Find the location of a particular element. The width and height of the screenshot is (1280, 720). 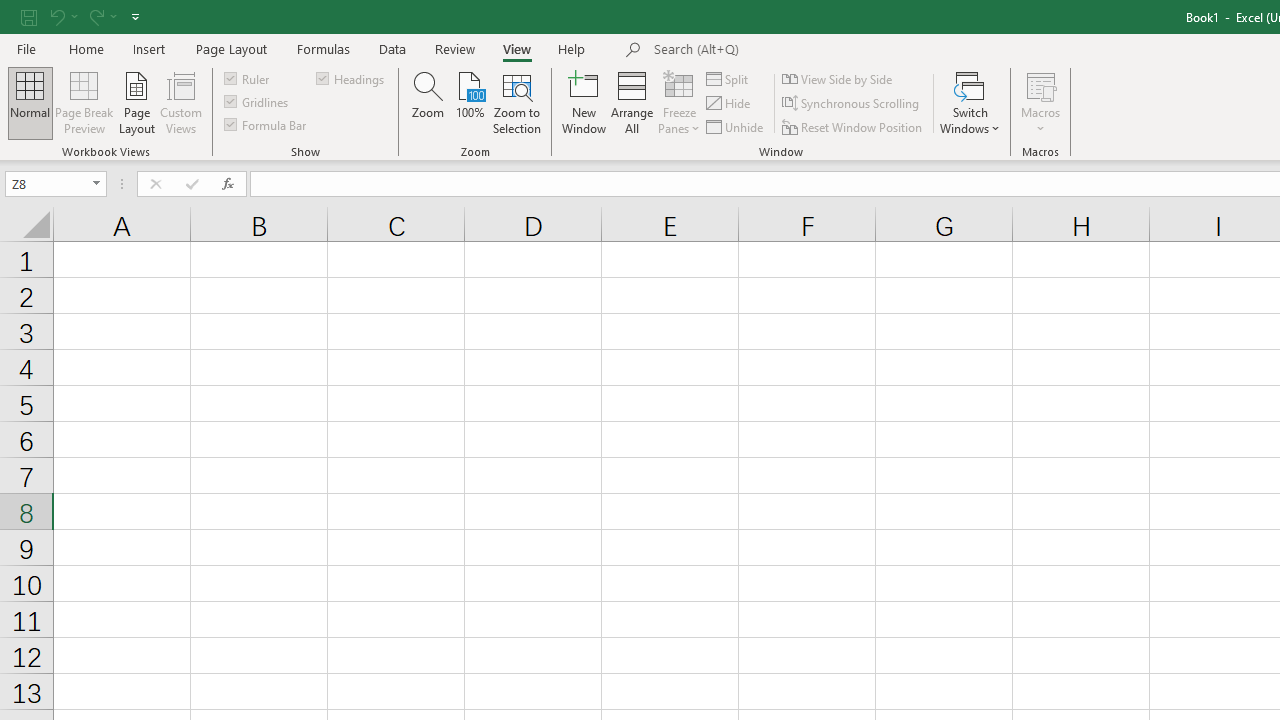

'Custom Views...' is located at coordinates (181, 103).